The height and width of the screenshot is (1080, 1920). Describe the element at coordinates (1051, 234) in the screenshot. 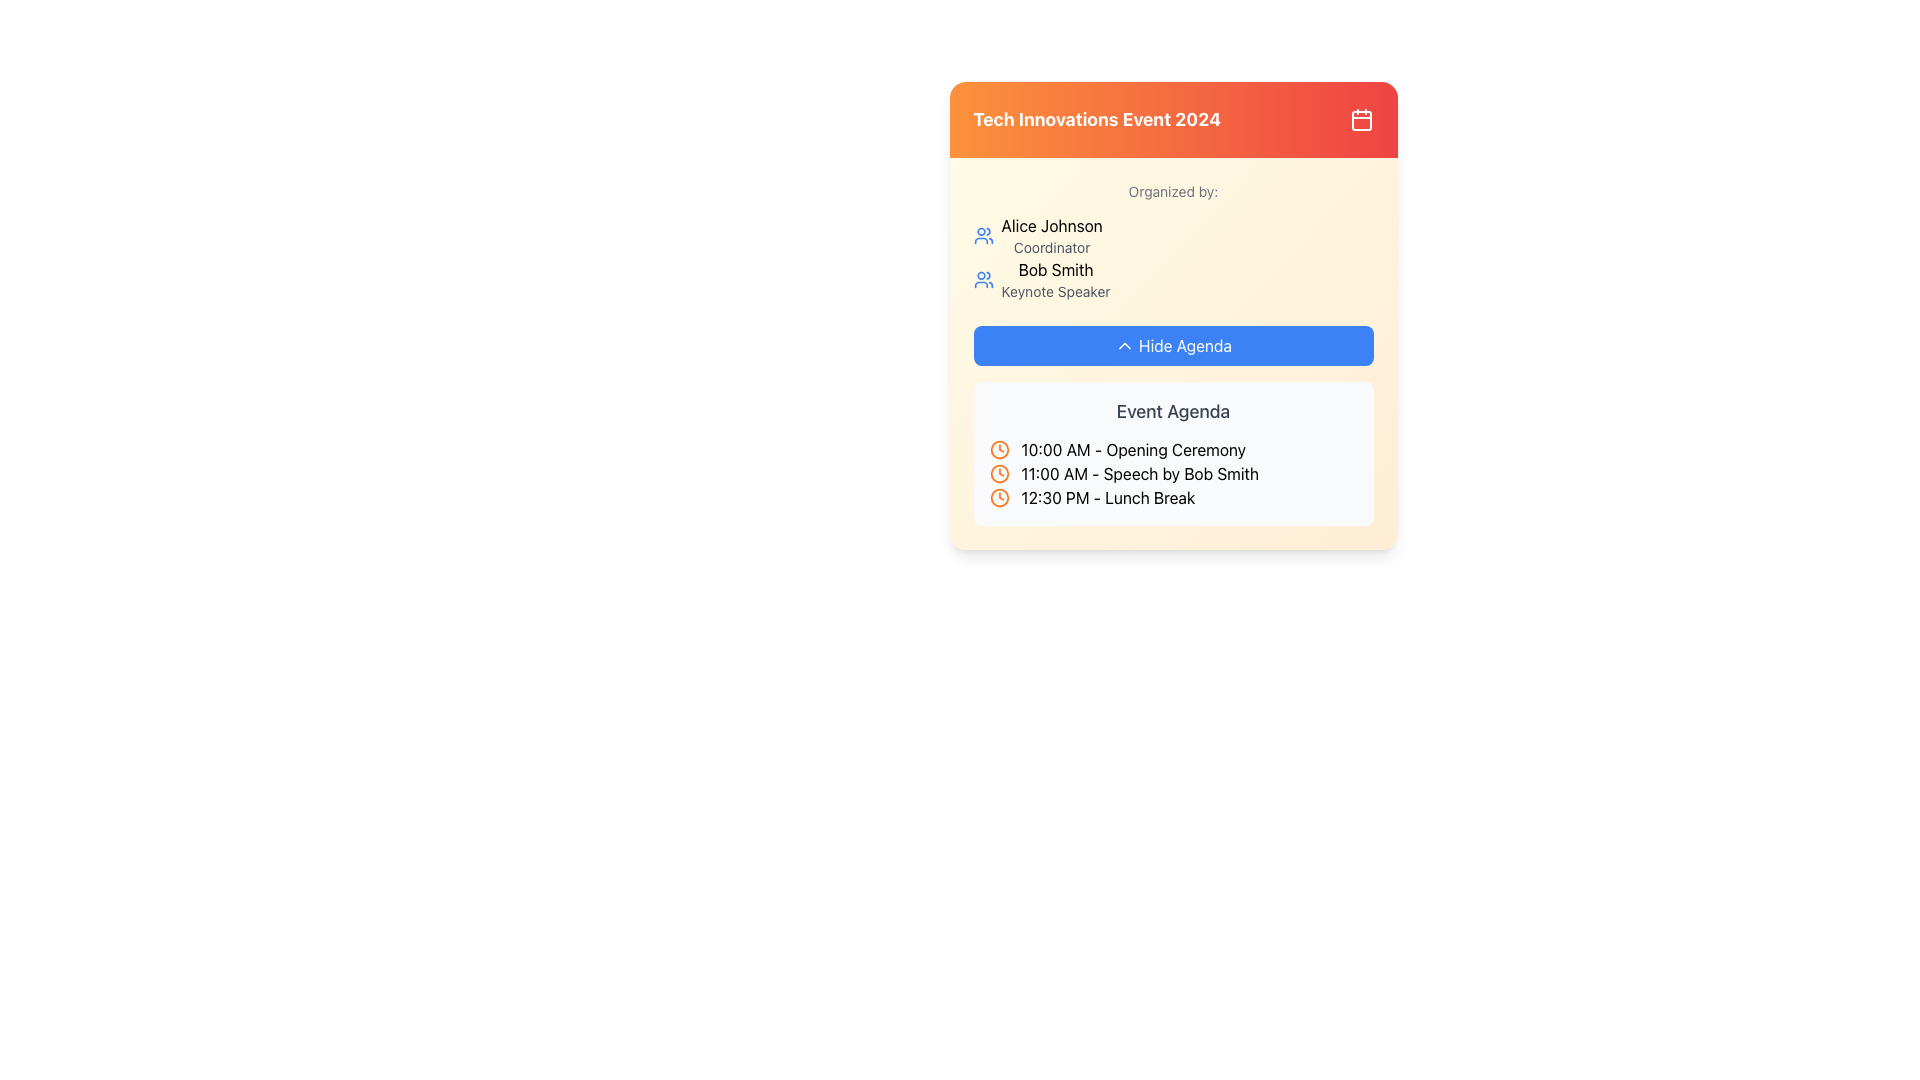

I see `the Text Label displaying 'Alice Johnson' located above the title 'Coordinator' in the 'Organized by:' section` at that location.